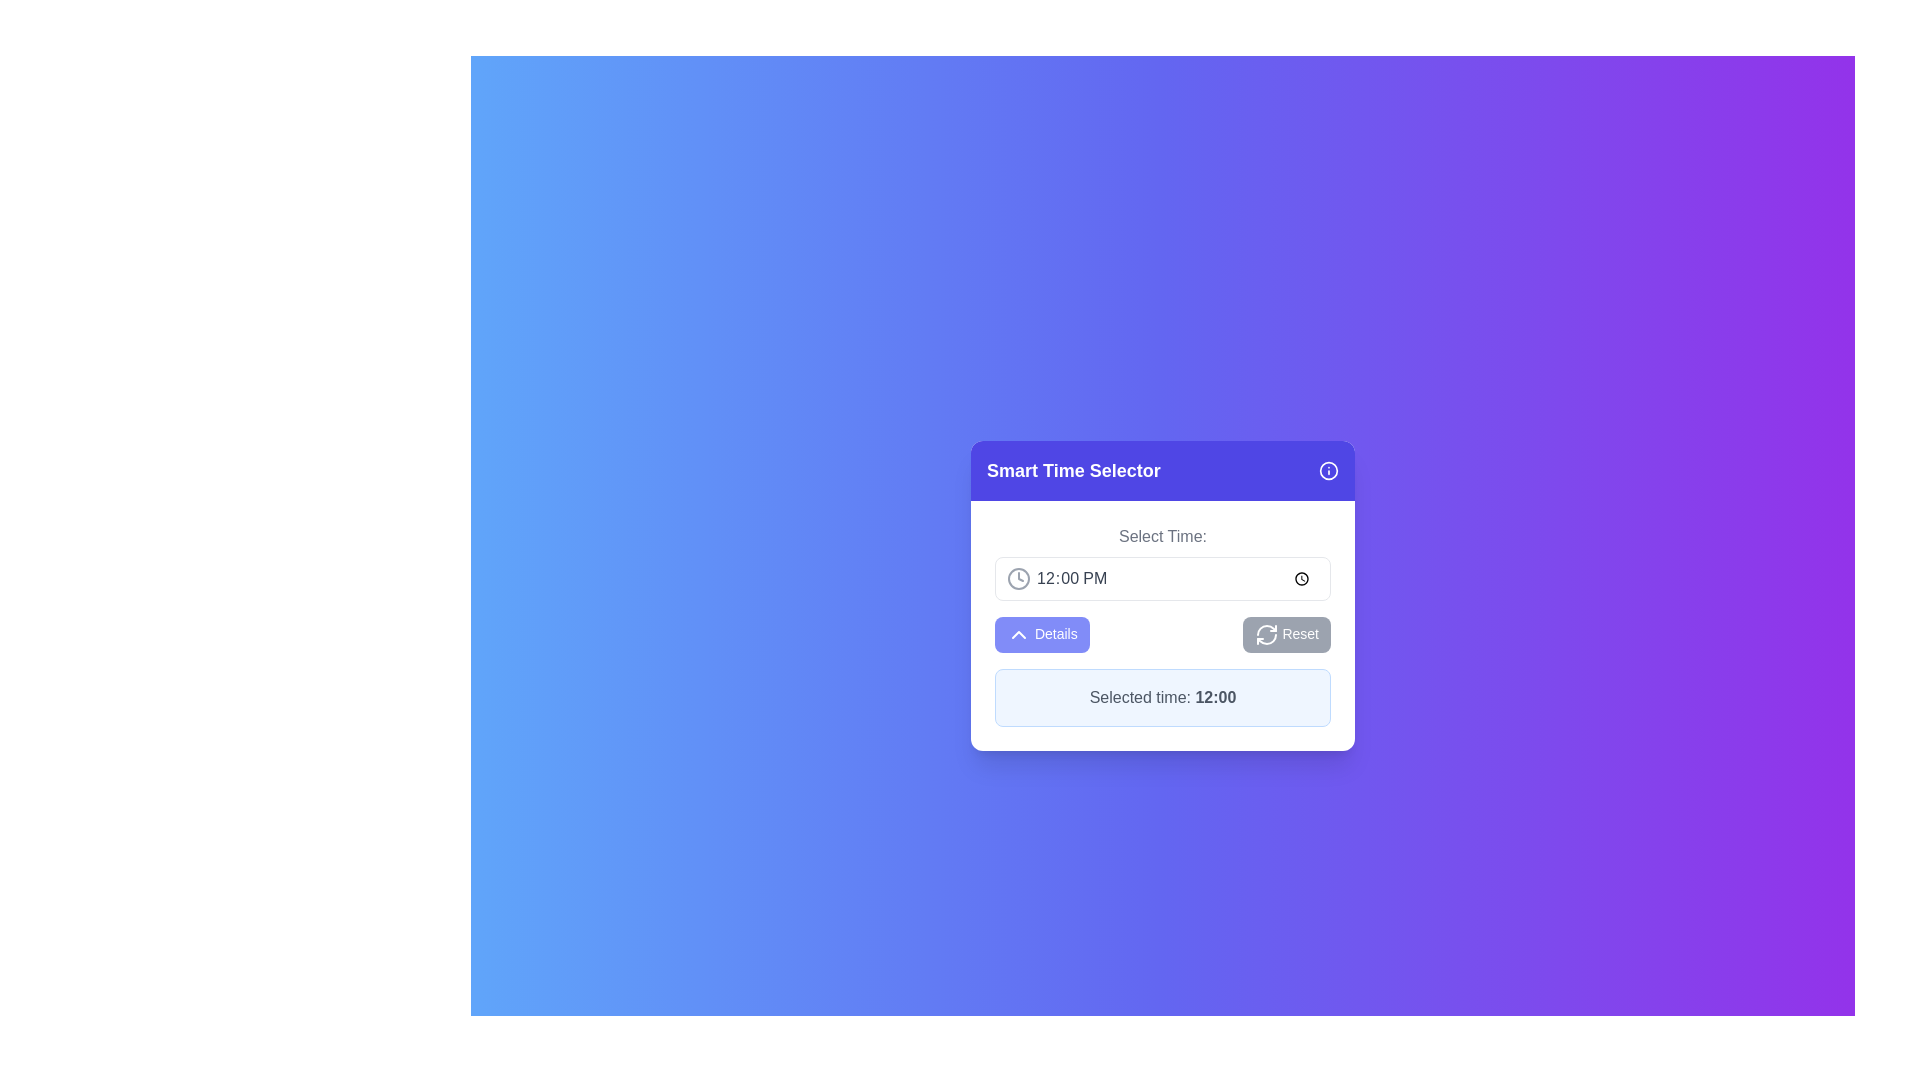 This screenshot has height=1080, width=1920. Describe the element at coordinates (1041, 635) in the screenshot. I see `the 'Details' button` at that location.